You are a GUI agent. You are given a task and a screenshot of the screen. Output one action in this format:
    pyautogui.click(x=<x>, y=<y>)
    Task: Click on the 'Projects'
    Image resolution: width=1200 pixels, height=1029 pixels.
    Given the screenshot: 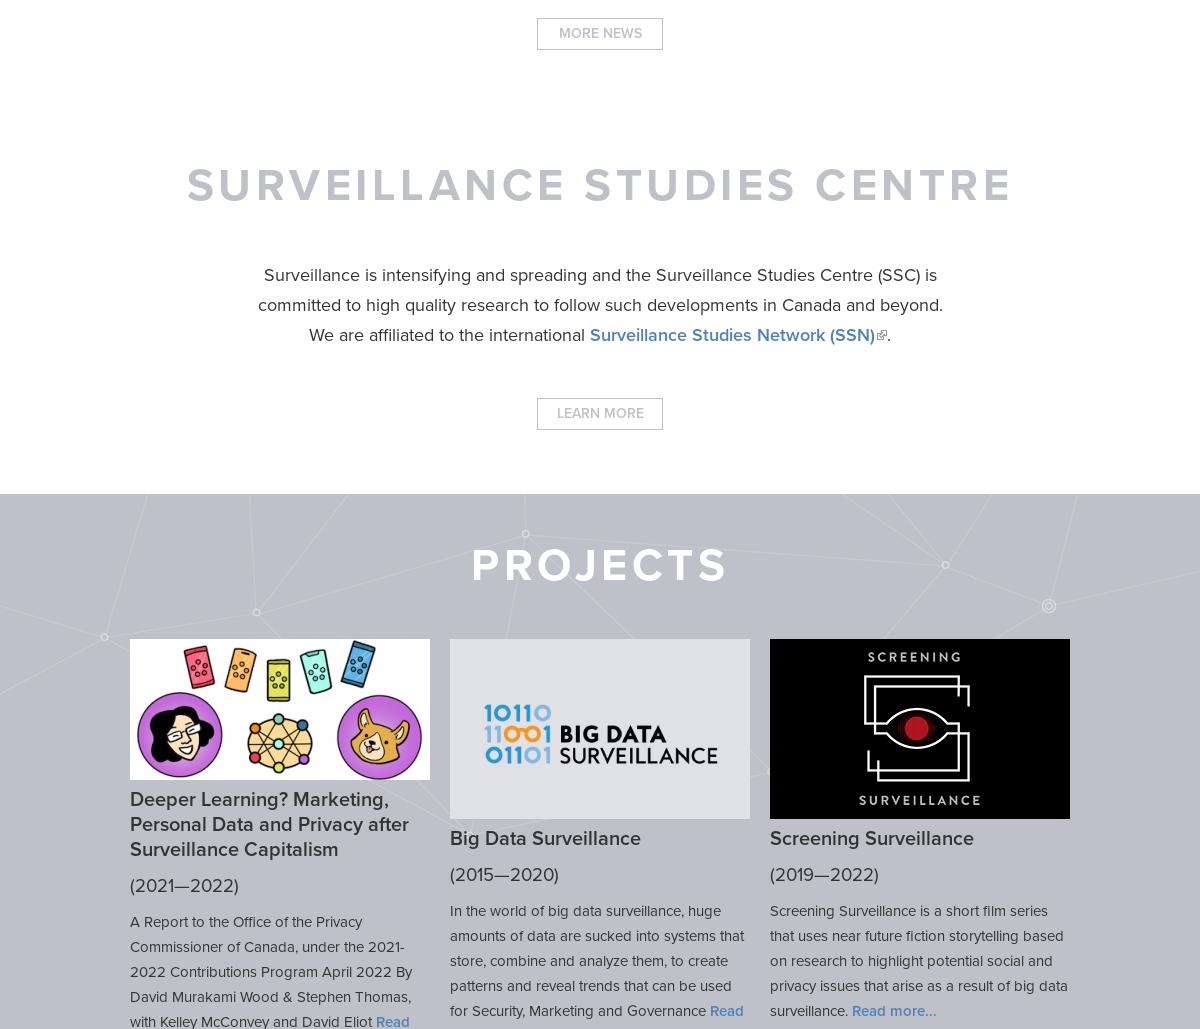 What is the action you would take?
    pyautogui.click(x=600, y=564)
    